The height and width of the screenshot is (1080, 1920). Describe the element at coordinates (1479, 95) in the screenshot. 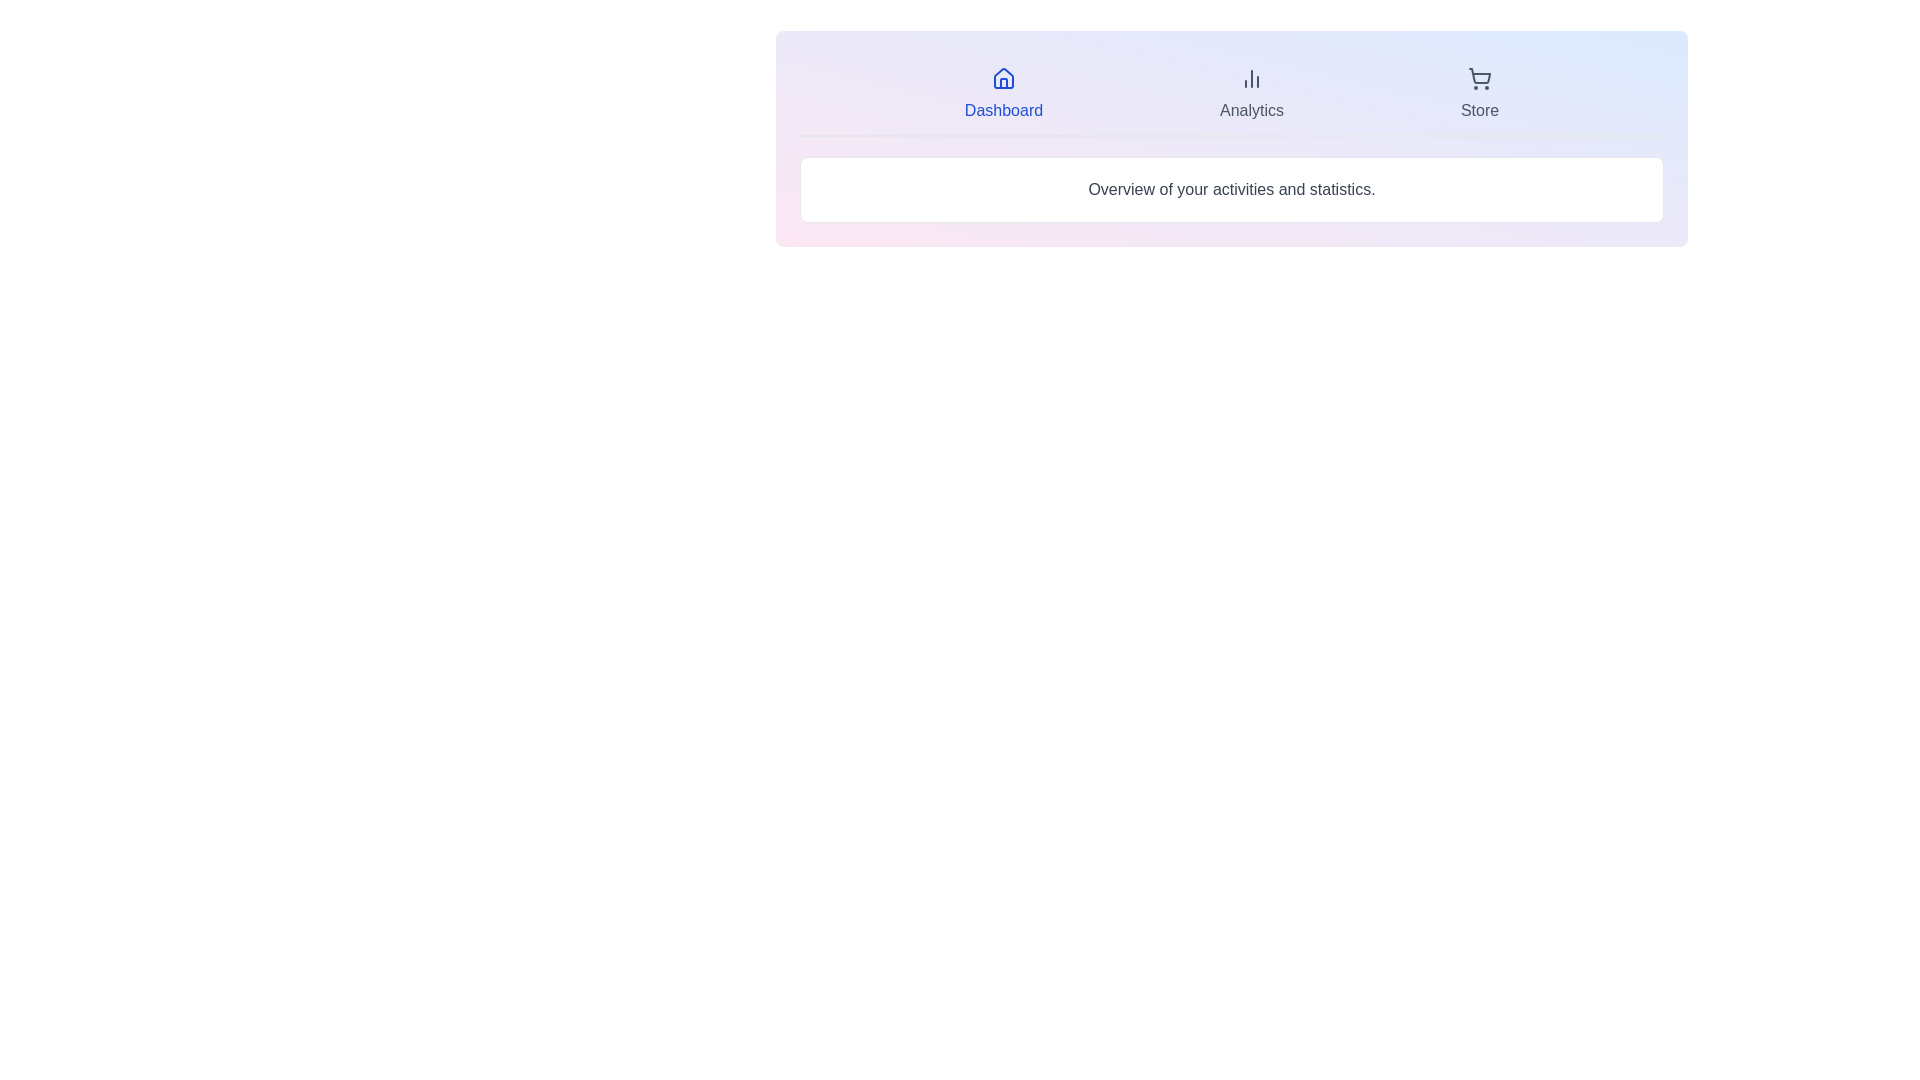

I see `the Store tab in the AdvancedTabs component` at that location.